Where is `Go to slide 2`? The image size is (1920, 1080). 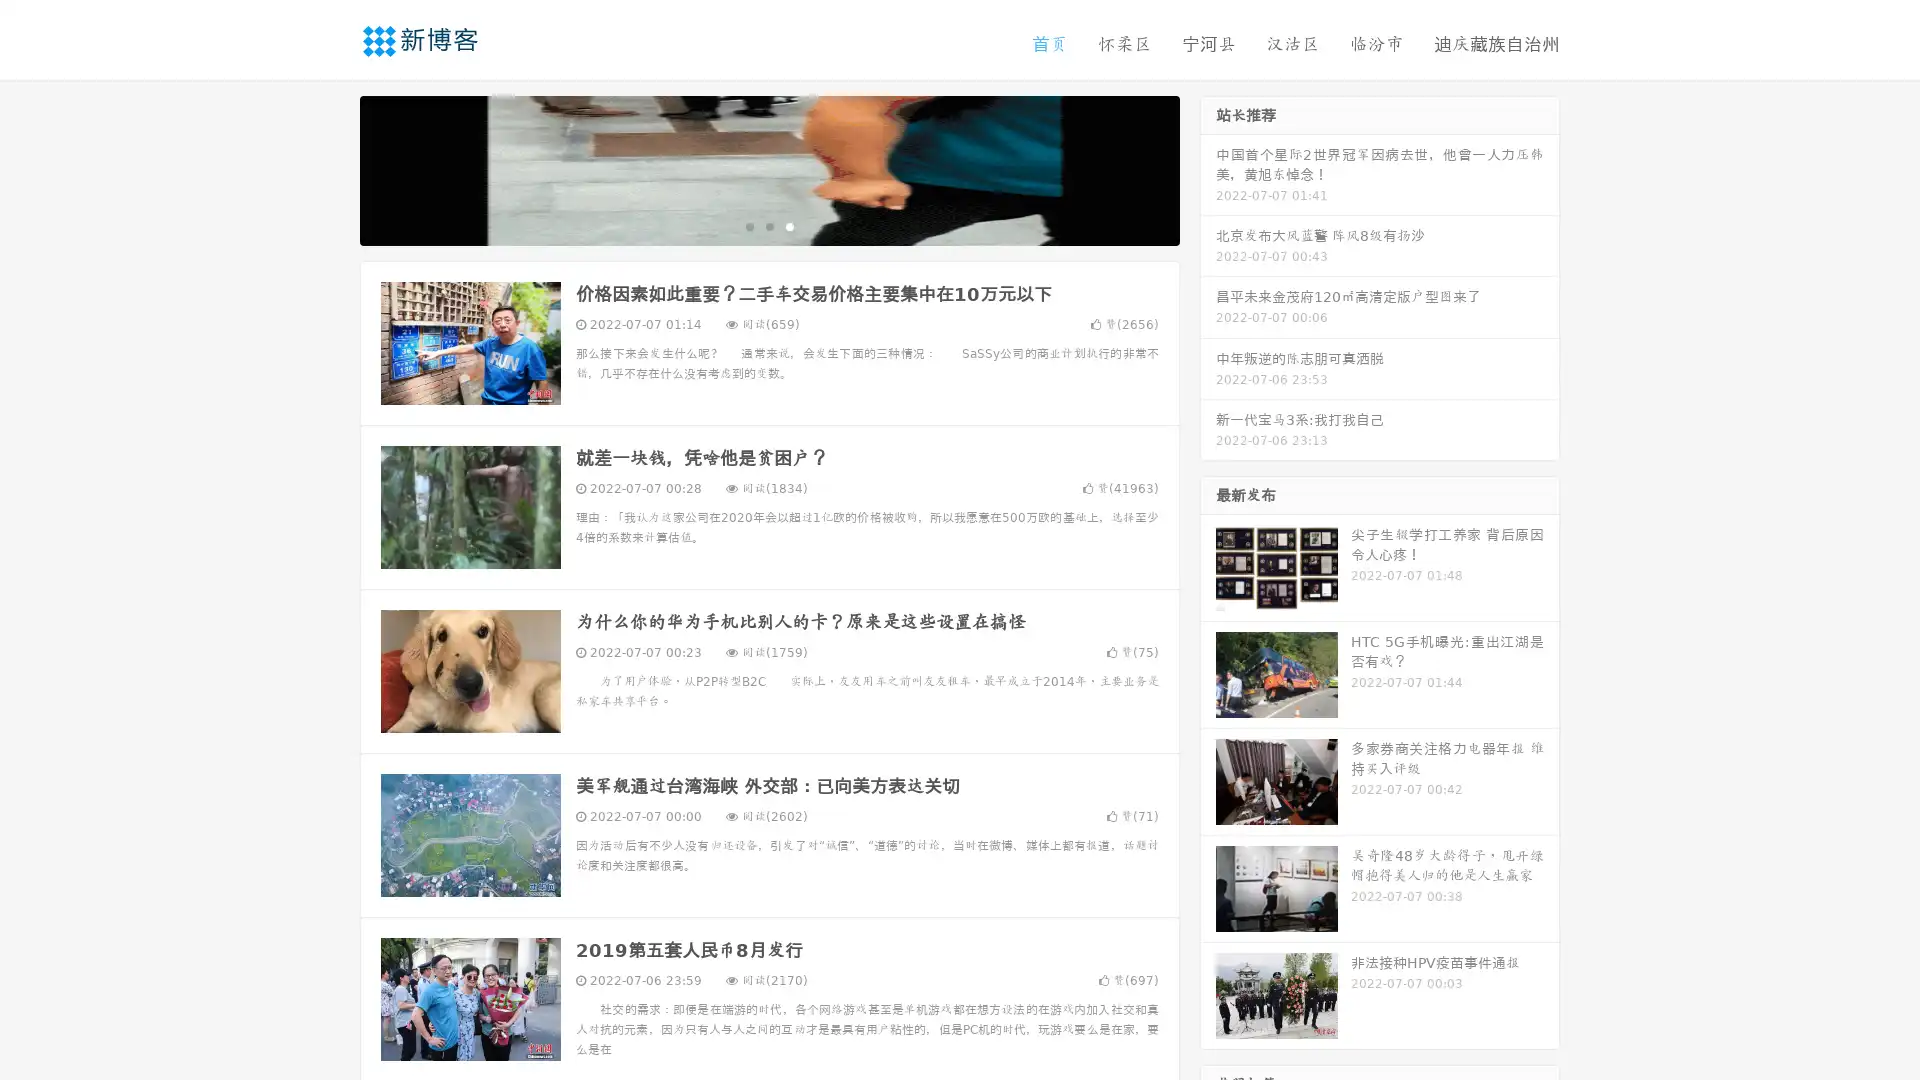
Go to slide 2 is located at coordinates (768, 225).